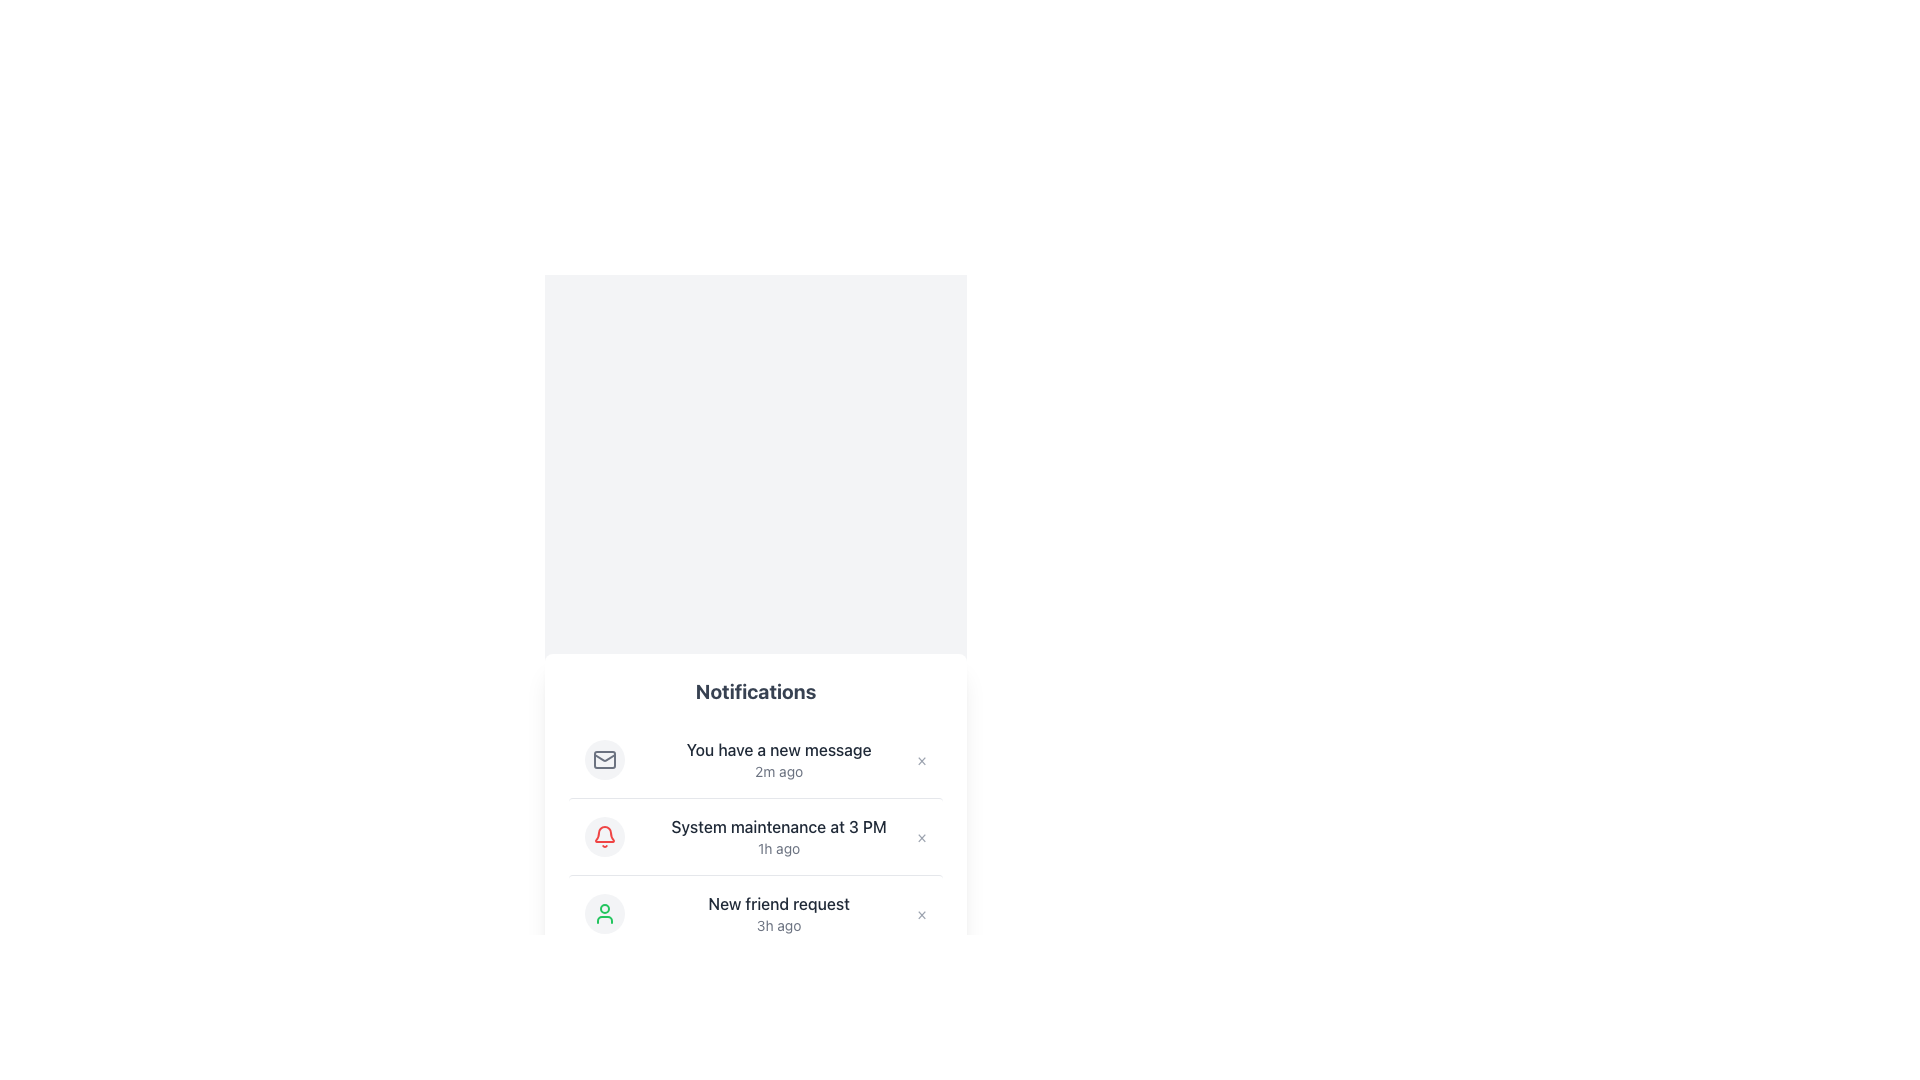 Image resolution: width=1920 pixels, height=1080 pixels. What do you see at coordinates (603, 759) in the screenshot?
I see `the circular mail envelope icon with a light gray background and blue details, located on the far left of the notification entry that reads 'You have a new message 2m ago ×'` at bounding box center [603, 759].